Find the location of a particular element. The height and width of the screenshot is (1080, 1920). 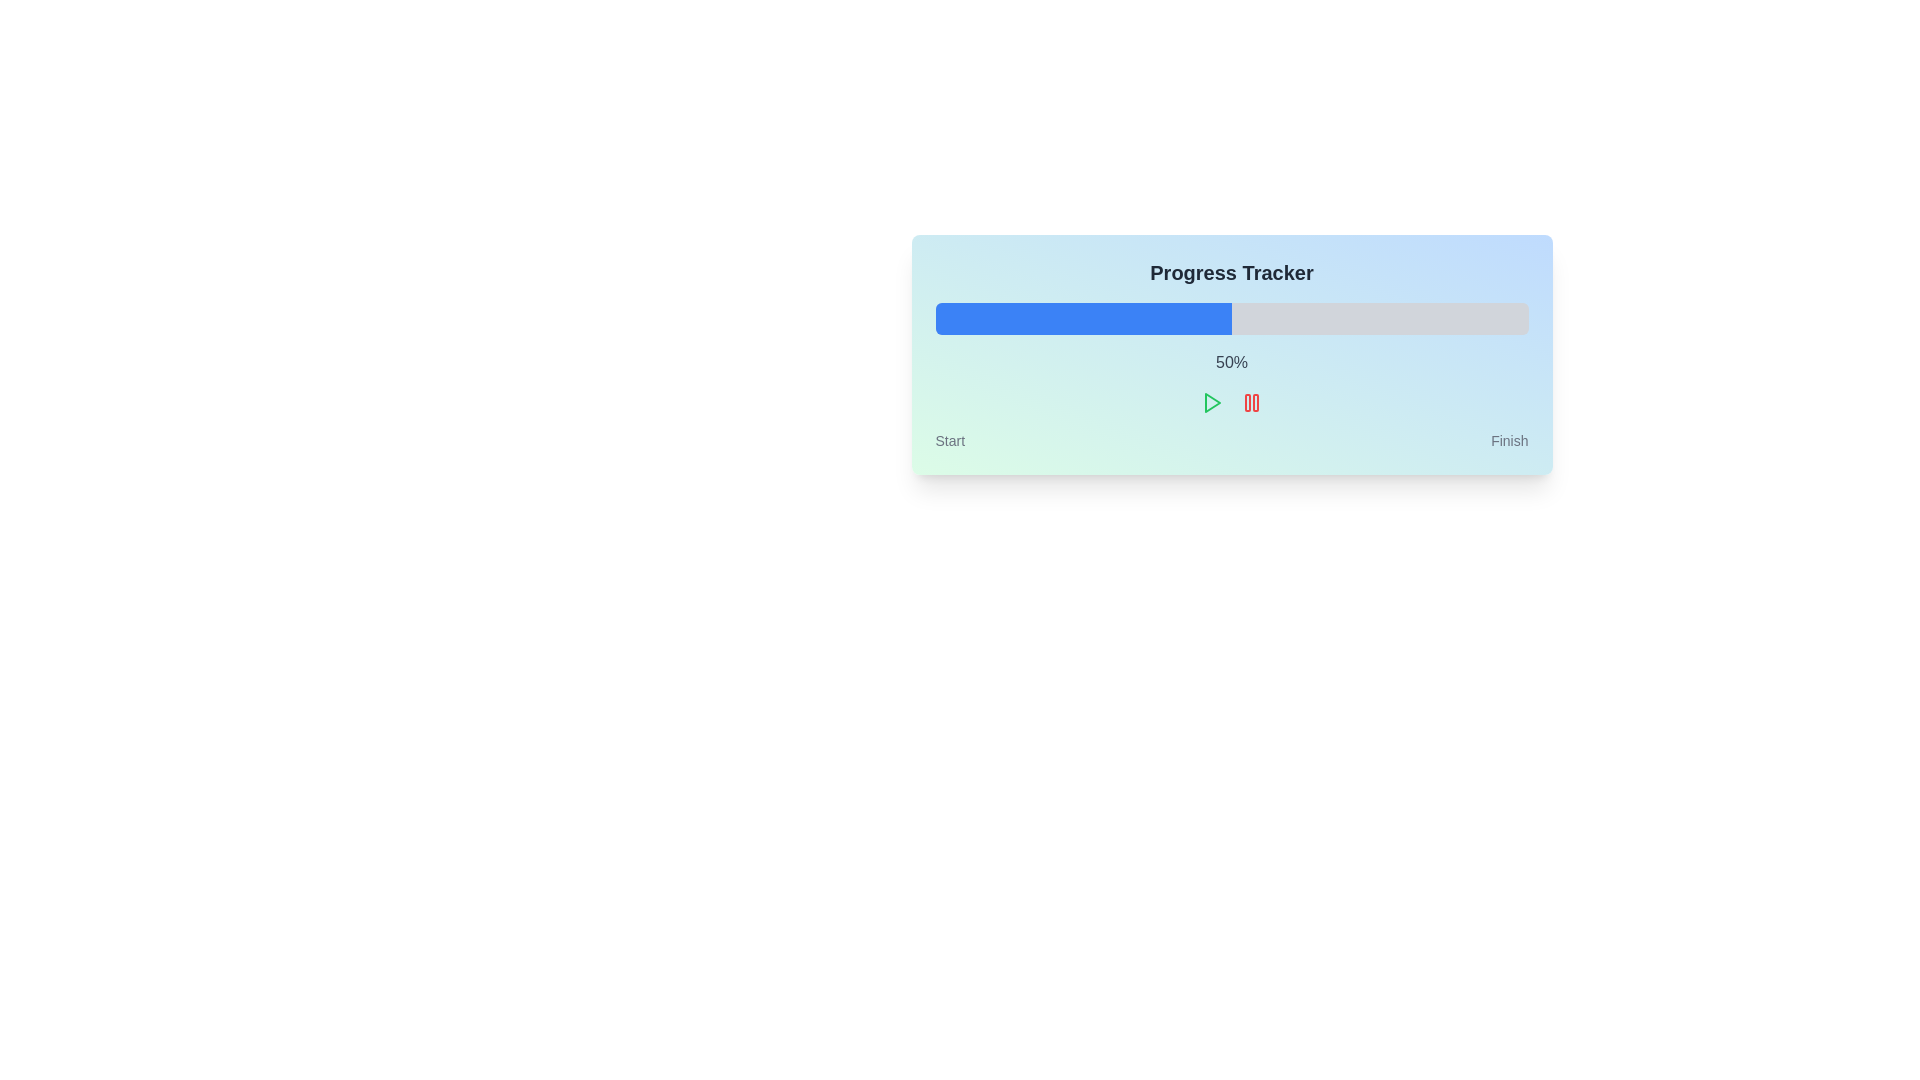

the left vertical bar of the pause button icon is located at coordinates (1247, 402).